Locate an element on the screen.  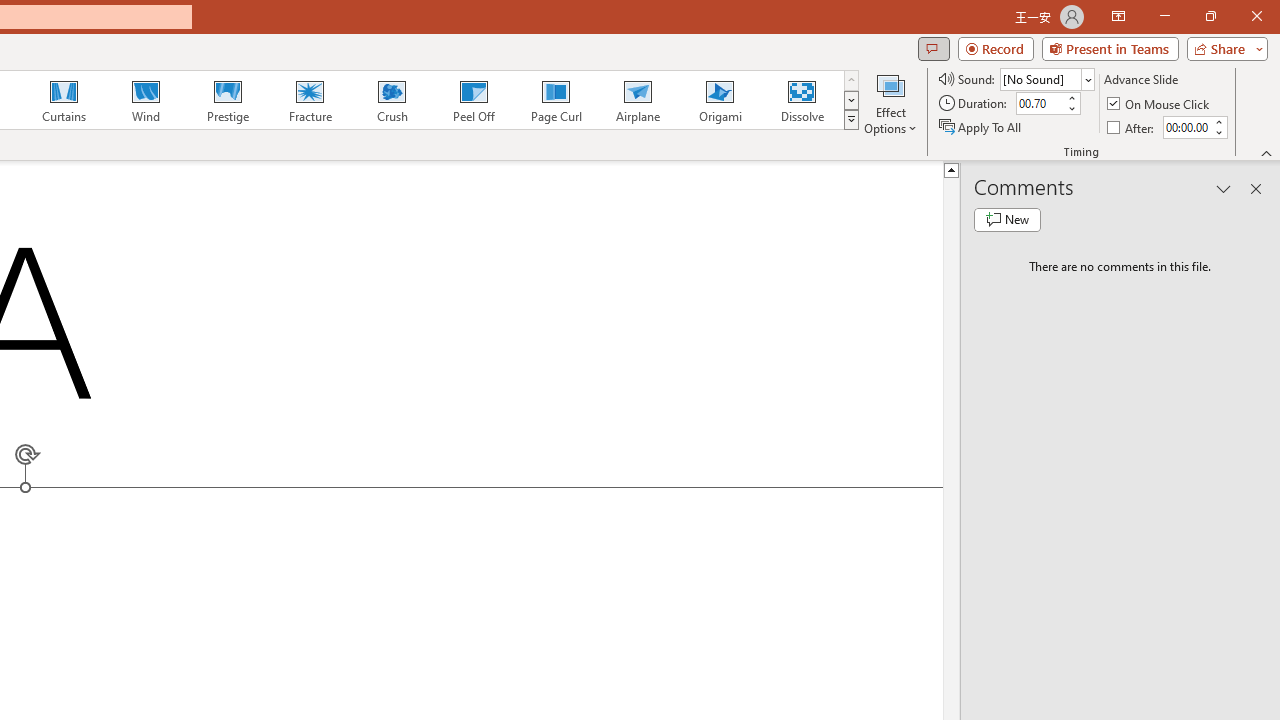
'Prestige' is located at coordinates (227, 100).